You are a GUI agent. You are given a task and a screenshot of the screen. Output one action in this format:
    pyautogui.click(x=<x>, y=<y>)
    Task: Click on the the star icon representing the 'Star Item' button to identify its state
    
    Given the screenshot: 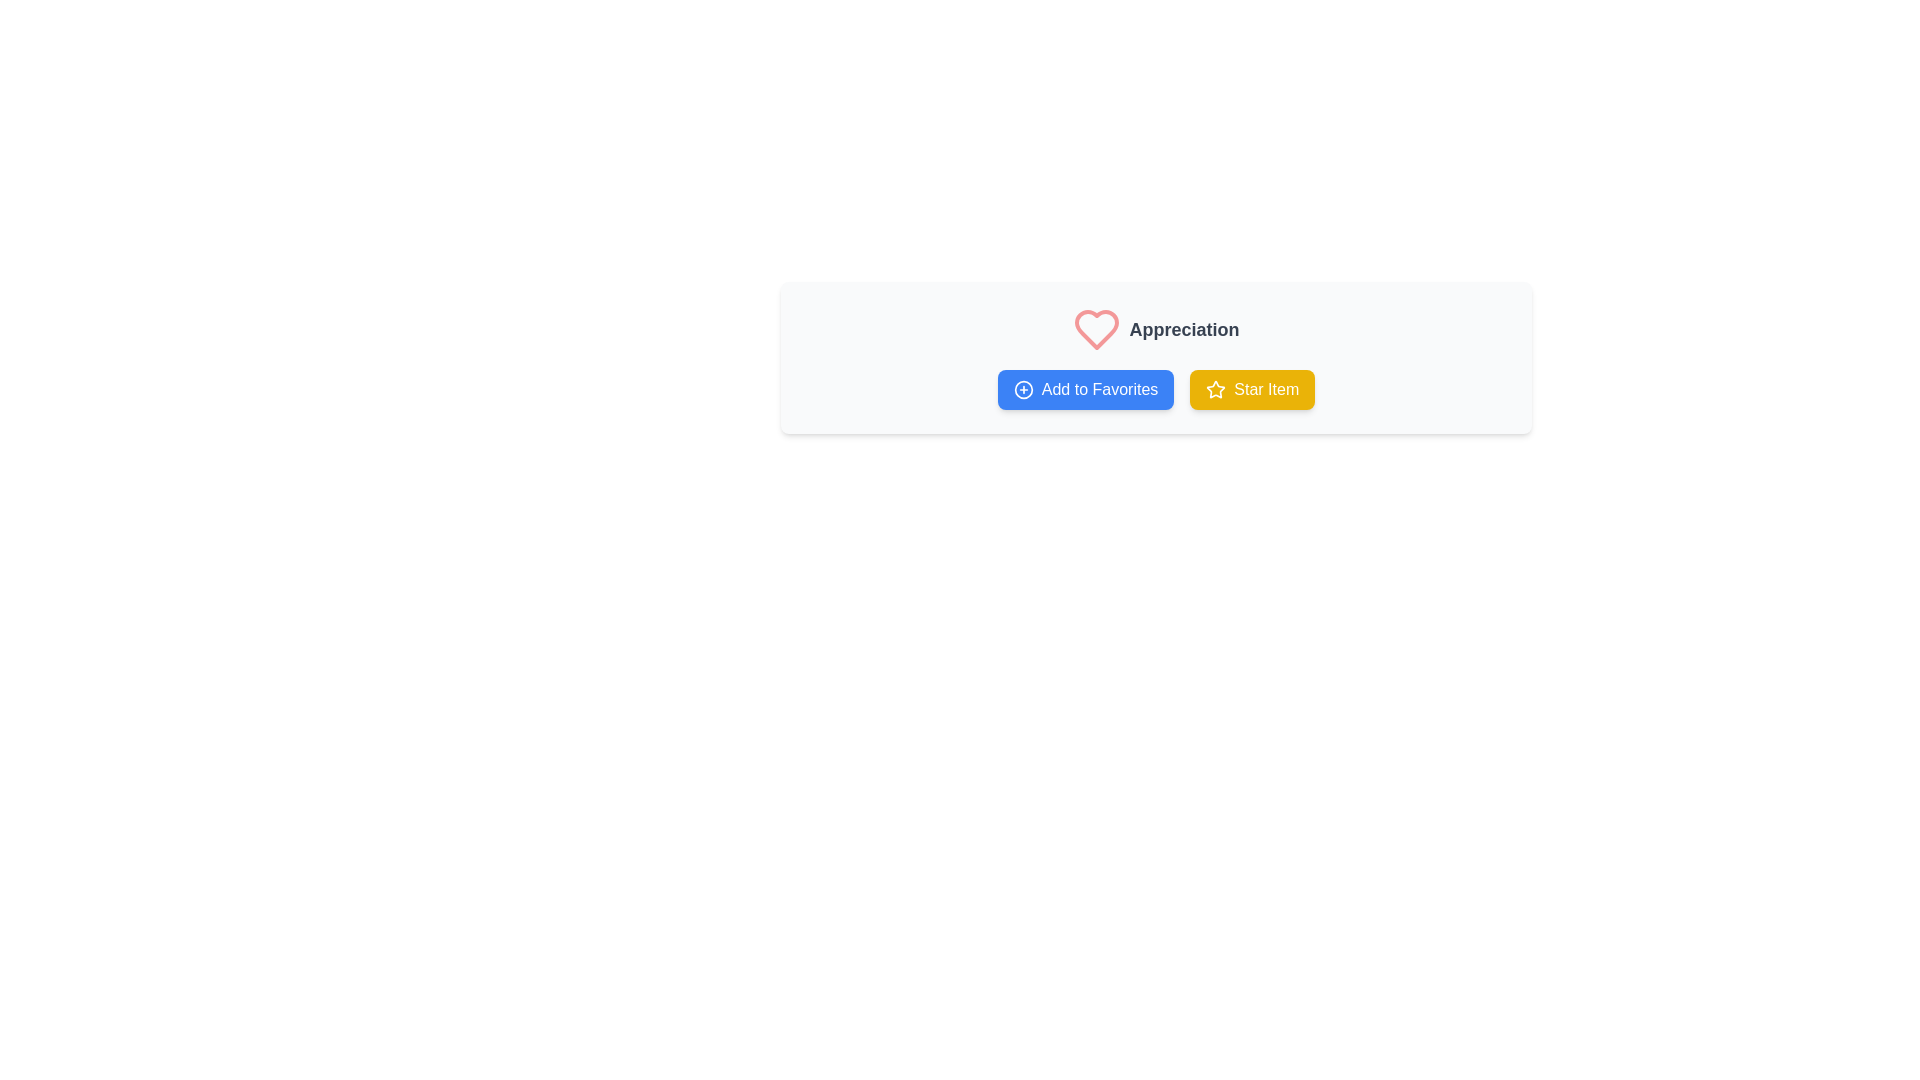 What is the action you would take?
    pyautogui.click(x=1215, y=389)
    